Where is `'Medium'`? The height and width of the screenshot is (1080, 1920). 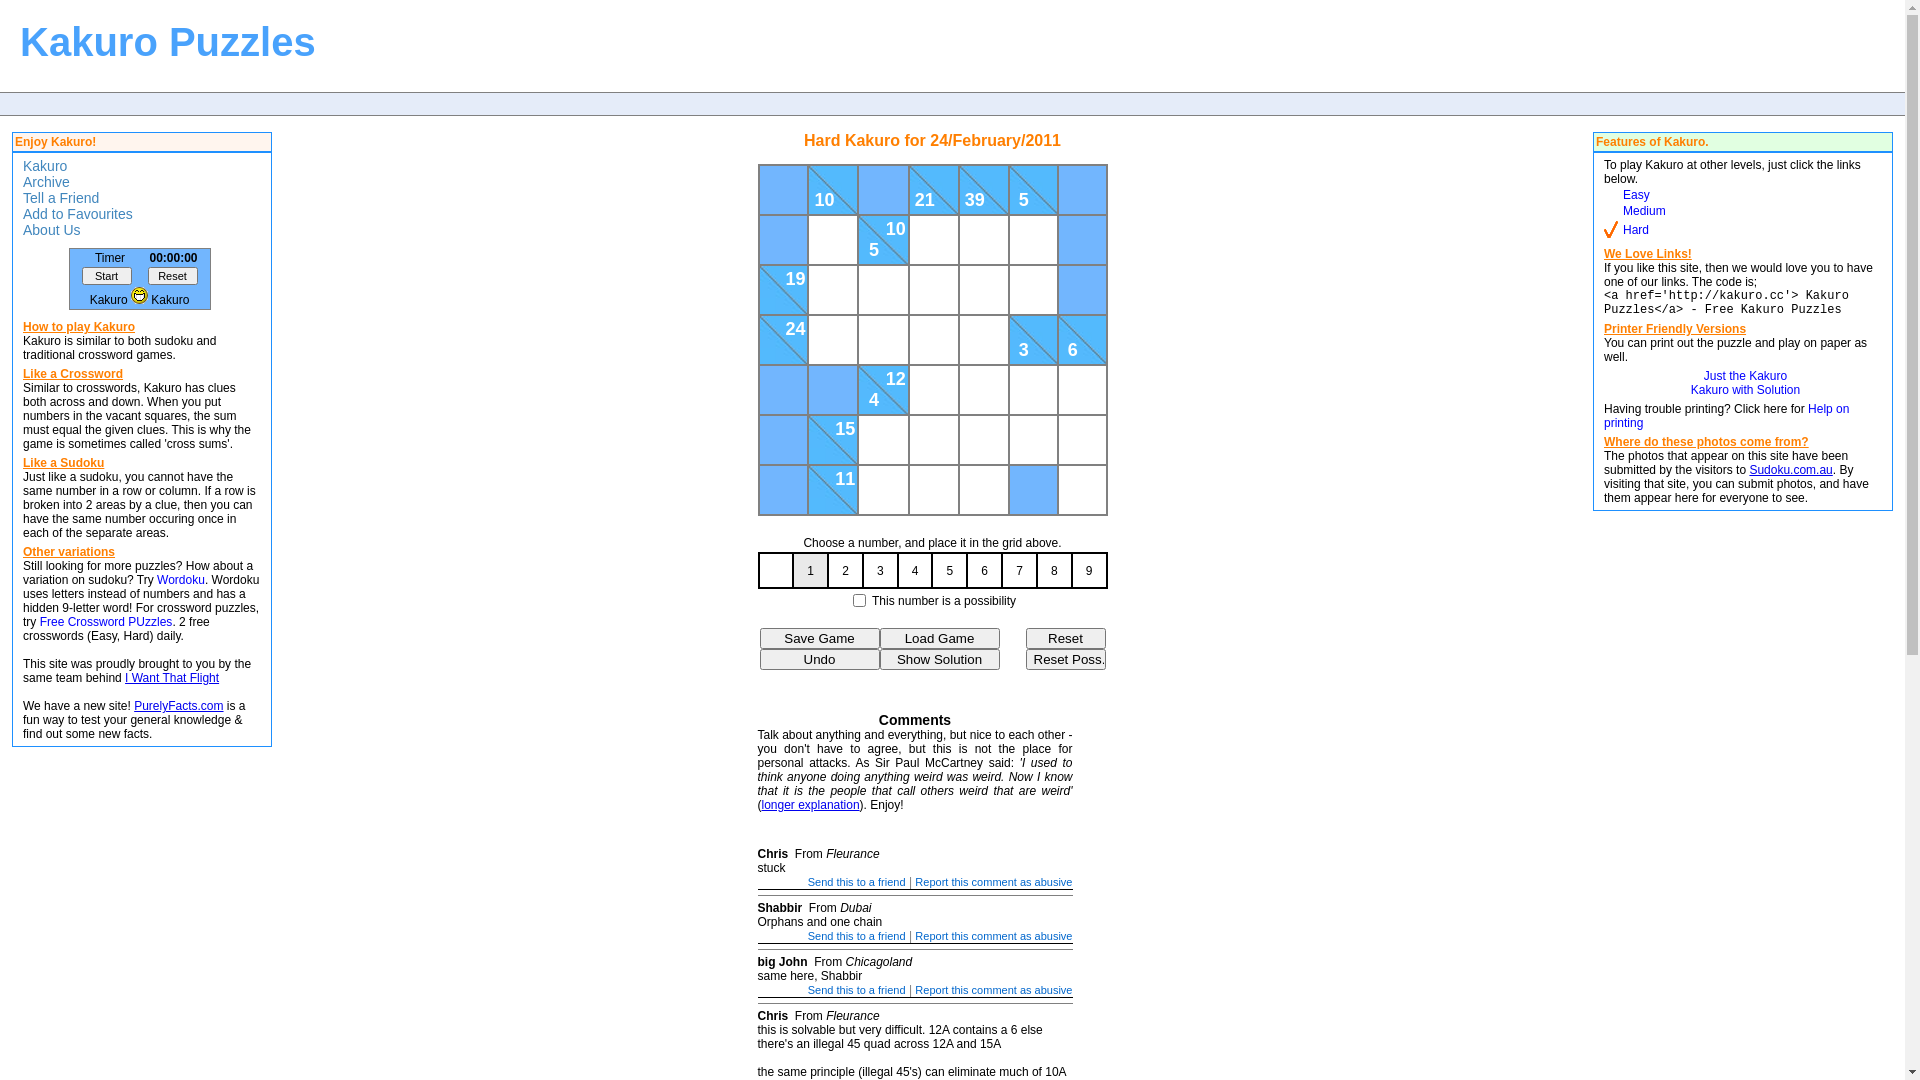 'Medium' is located at coordinates (1622, 211).